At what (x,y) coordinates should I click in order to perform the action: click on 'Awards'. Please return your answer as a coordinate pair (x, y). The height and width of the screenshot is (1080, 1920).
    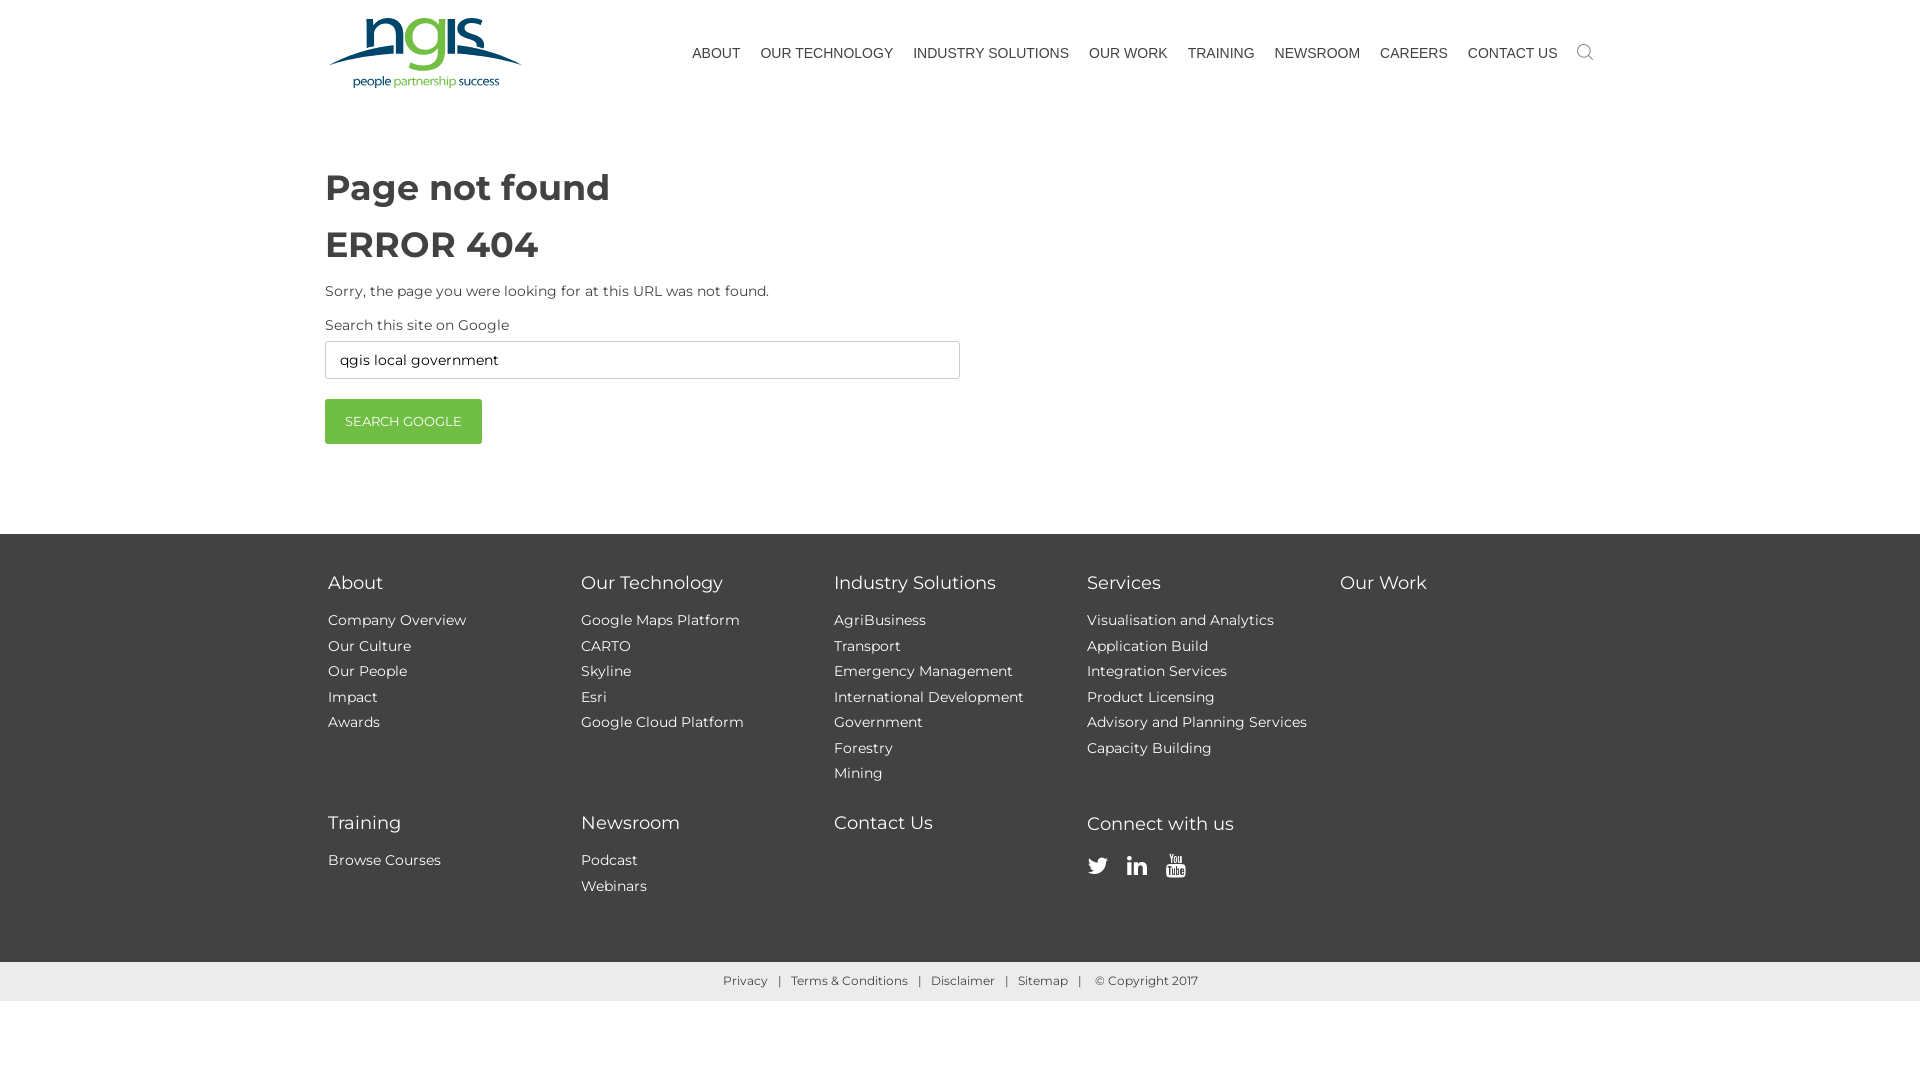
    Looking at the image, I should click on (354, 721).